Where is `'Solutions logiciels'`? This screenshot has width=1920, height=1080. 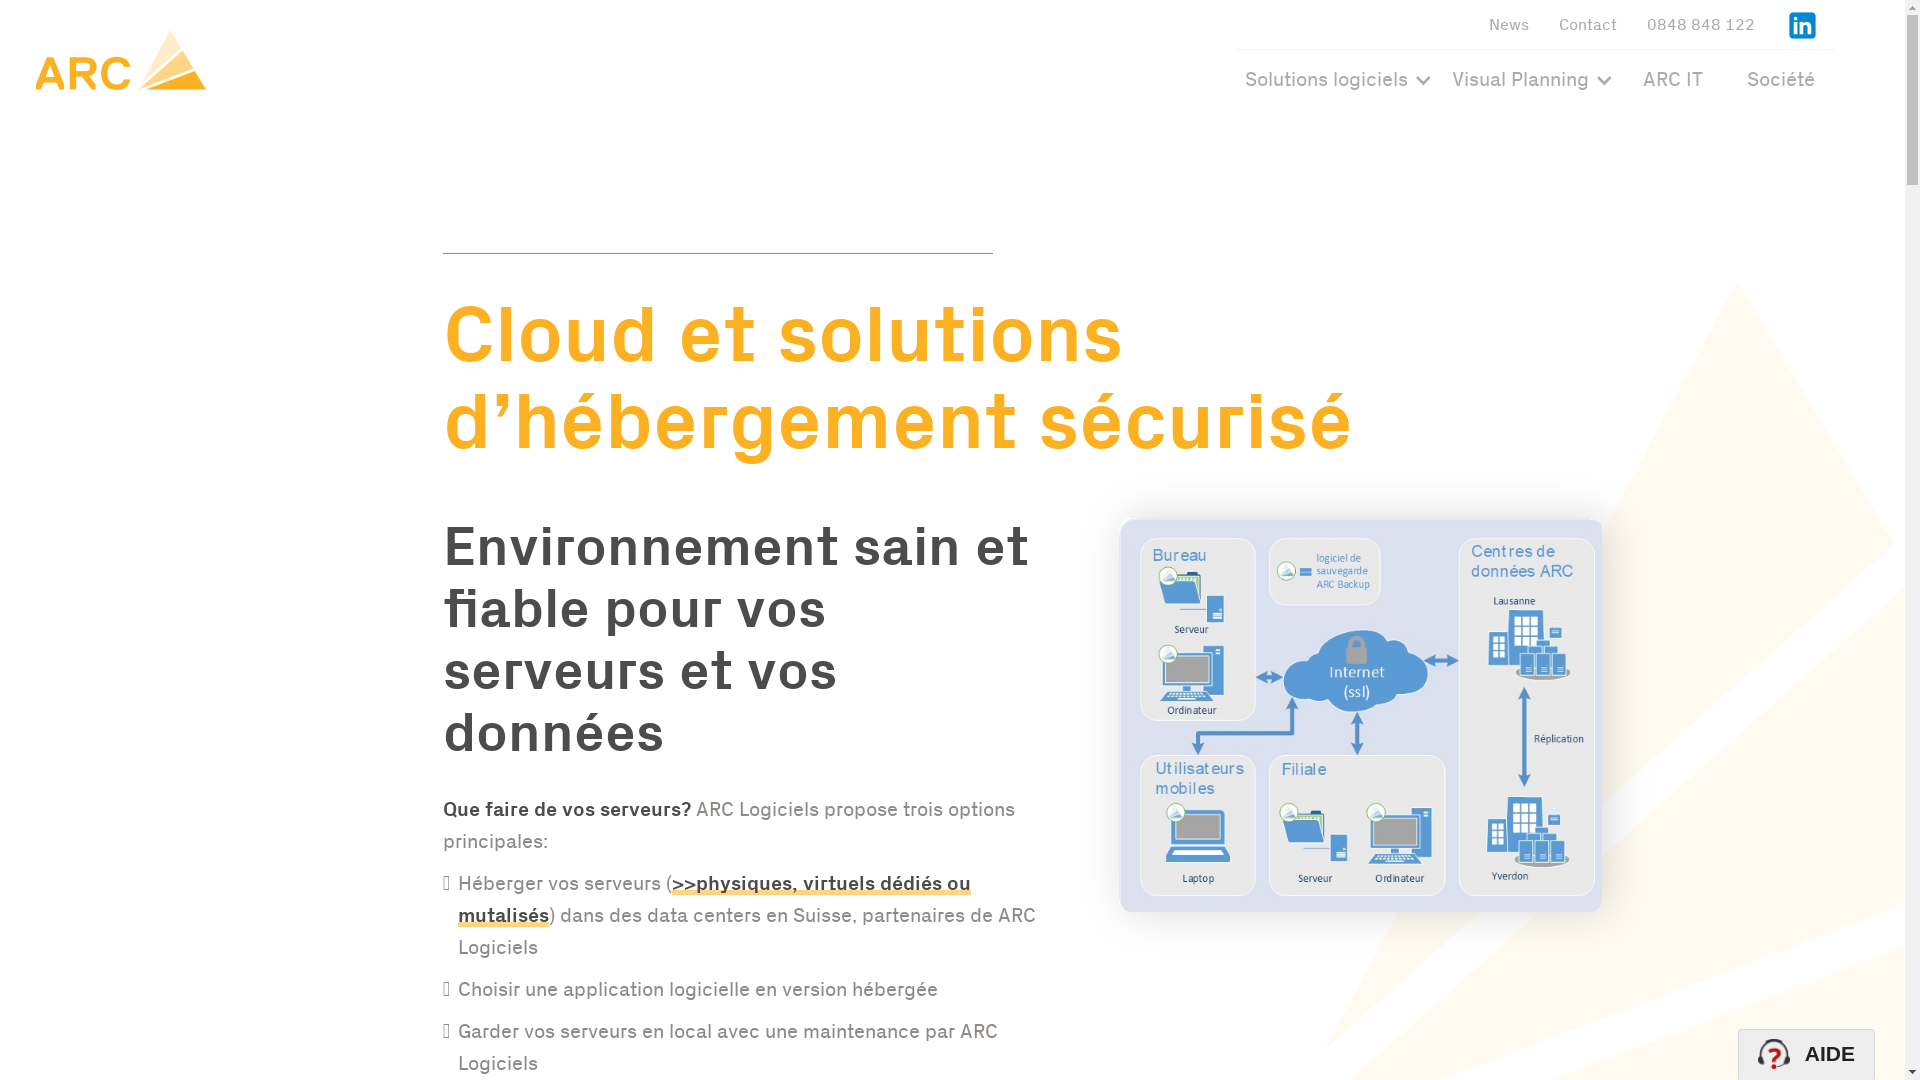
'Solutions logiciels' is located at coordinates (1326, 80).